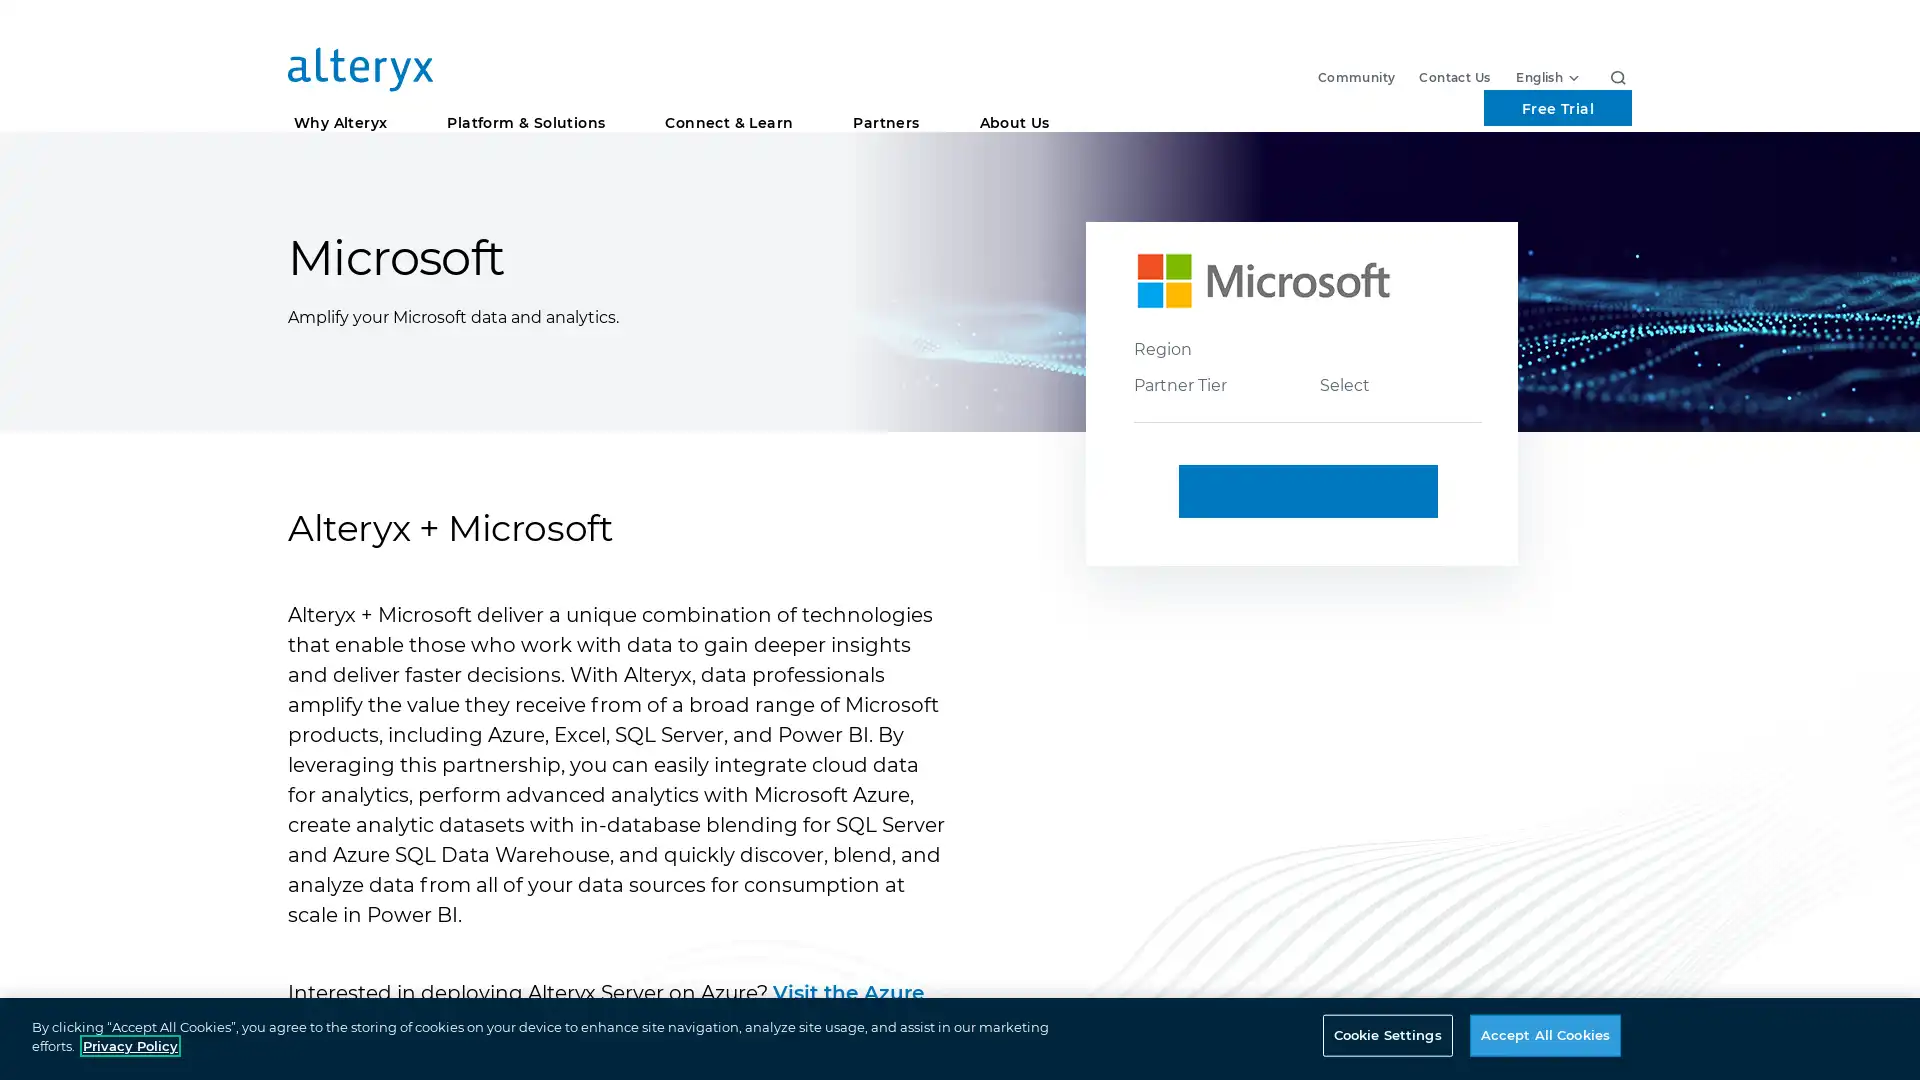 The height and width of the screenshot is (1080, 1920). Describe the element at coordinates (1386, 1034) in the screenshot. I see `Cookie Settings` at that location.